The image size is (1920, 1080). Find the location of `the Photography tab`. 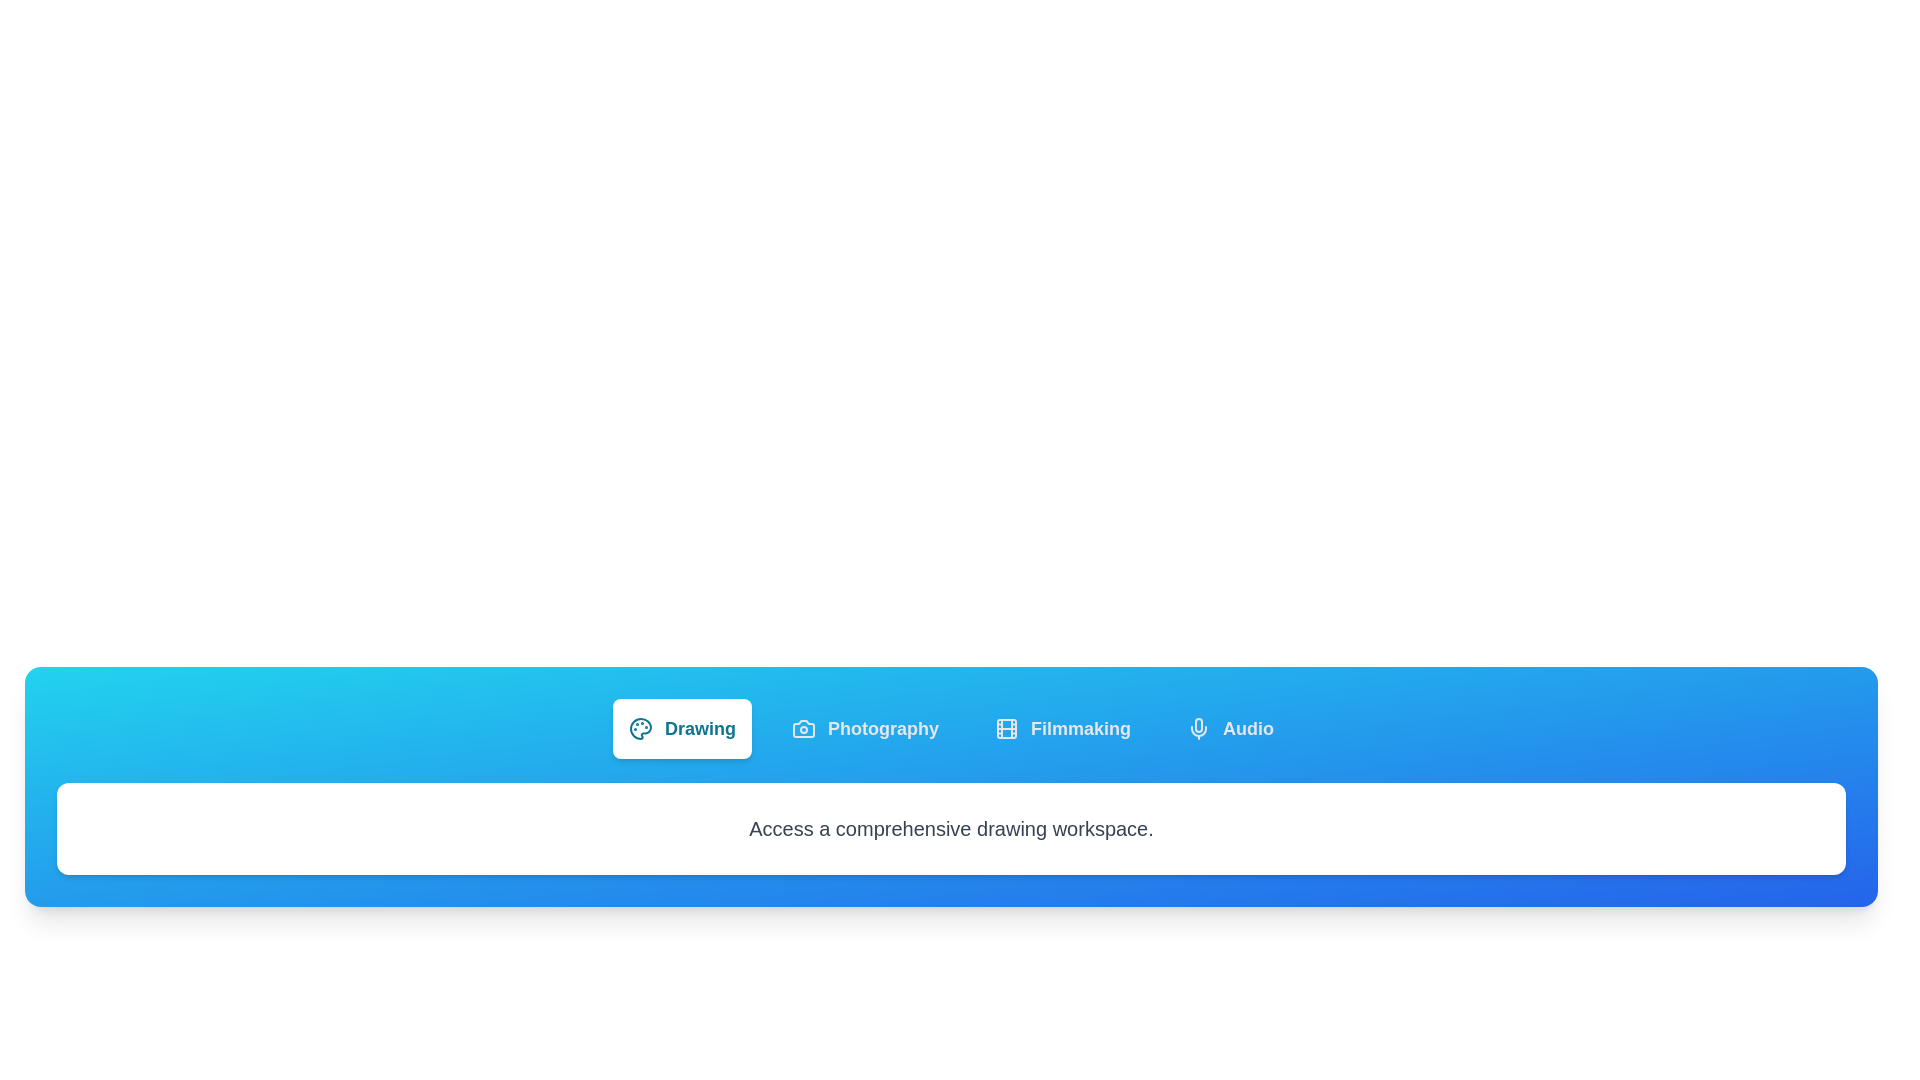

the Photography tab is located at coordinates (865, 729).